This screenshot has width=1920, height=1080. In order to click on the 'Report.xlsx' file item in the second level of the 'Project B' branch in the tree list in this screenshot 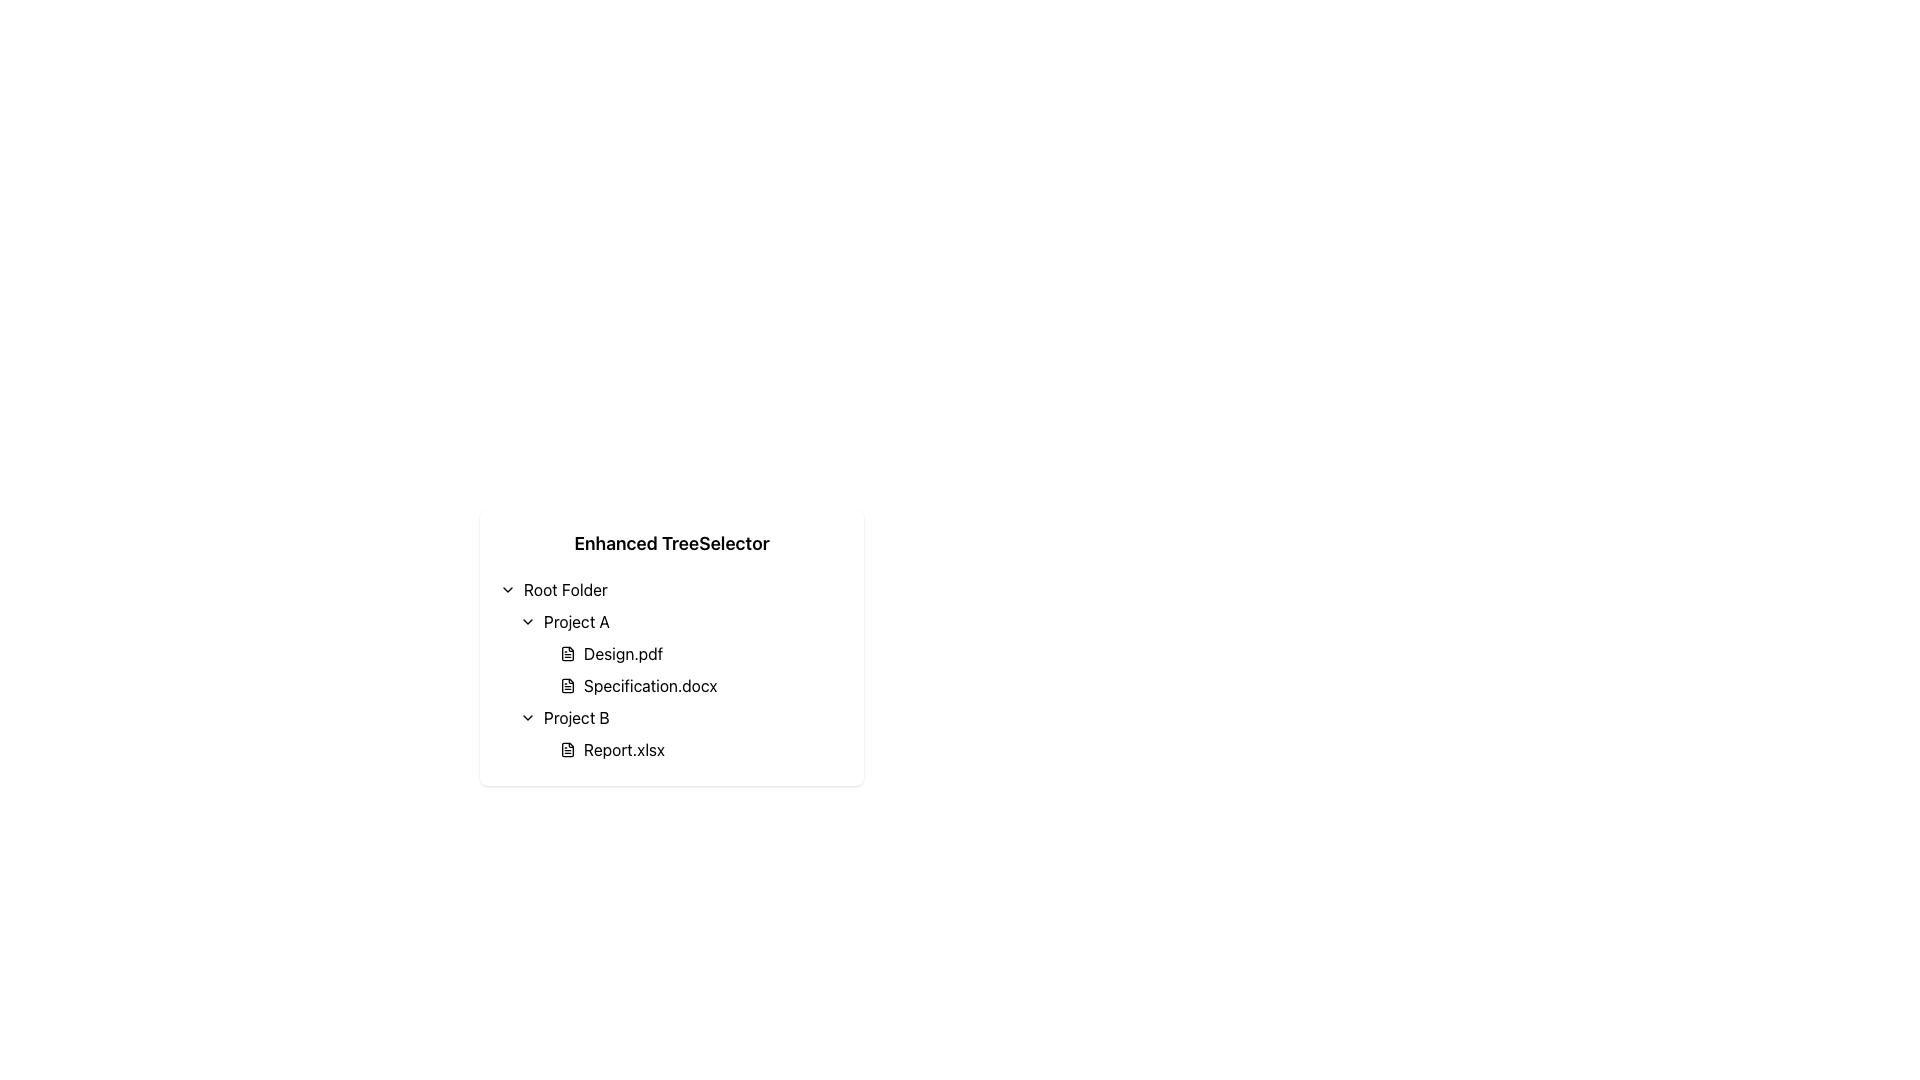, I will do `click(701, 749)`.